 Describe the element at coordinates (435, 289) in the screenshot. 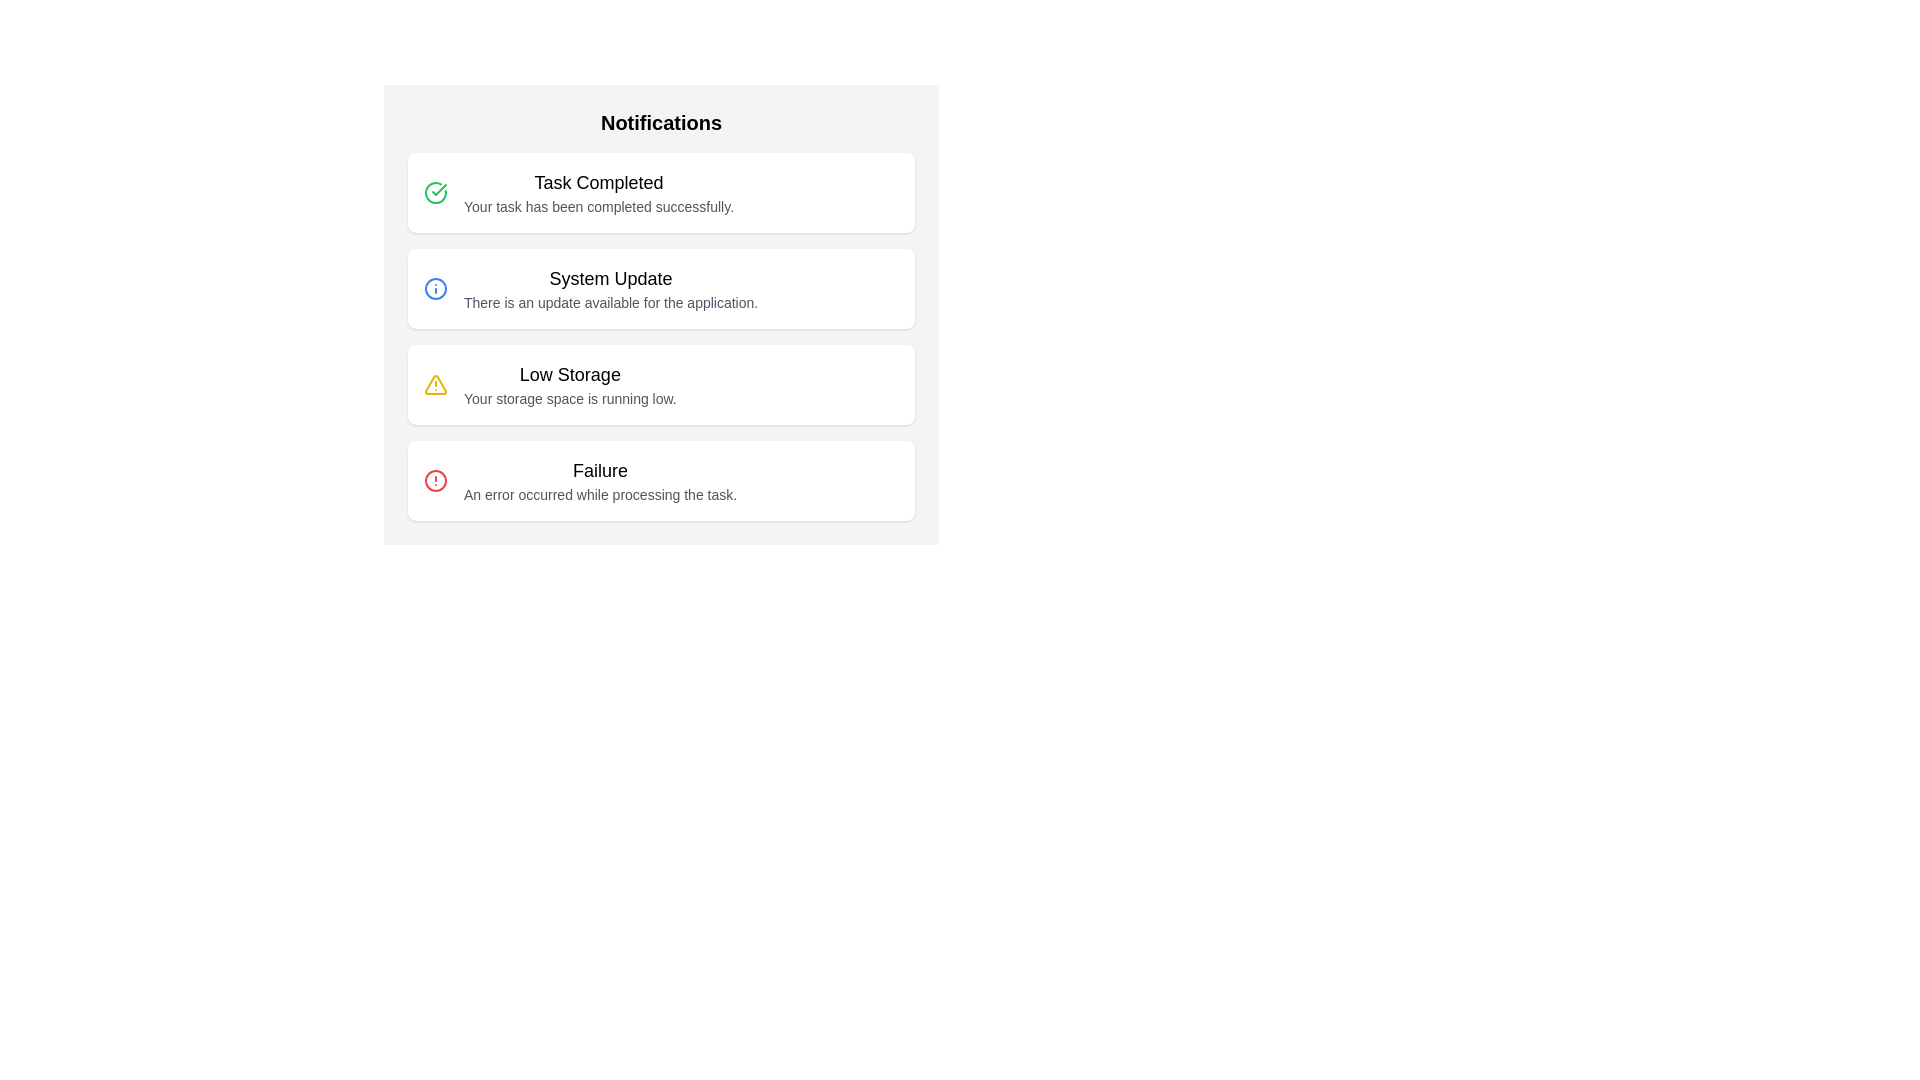

I see `the Icon that visually conveys information in the 'System Update' notification box, located on the left side of the box, preceding the title and description text` at that location.